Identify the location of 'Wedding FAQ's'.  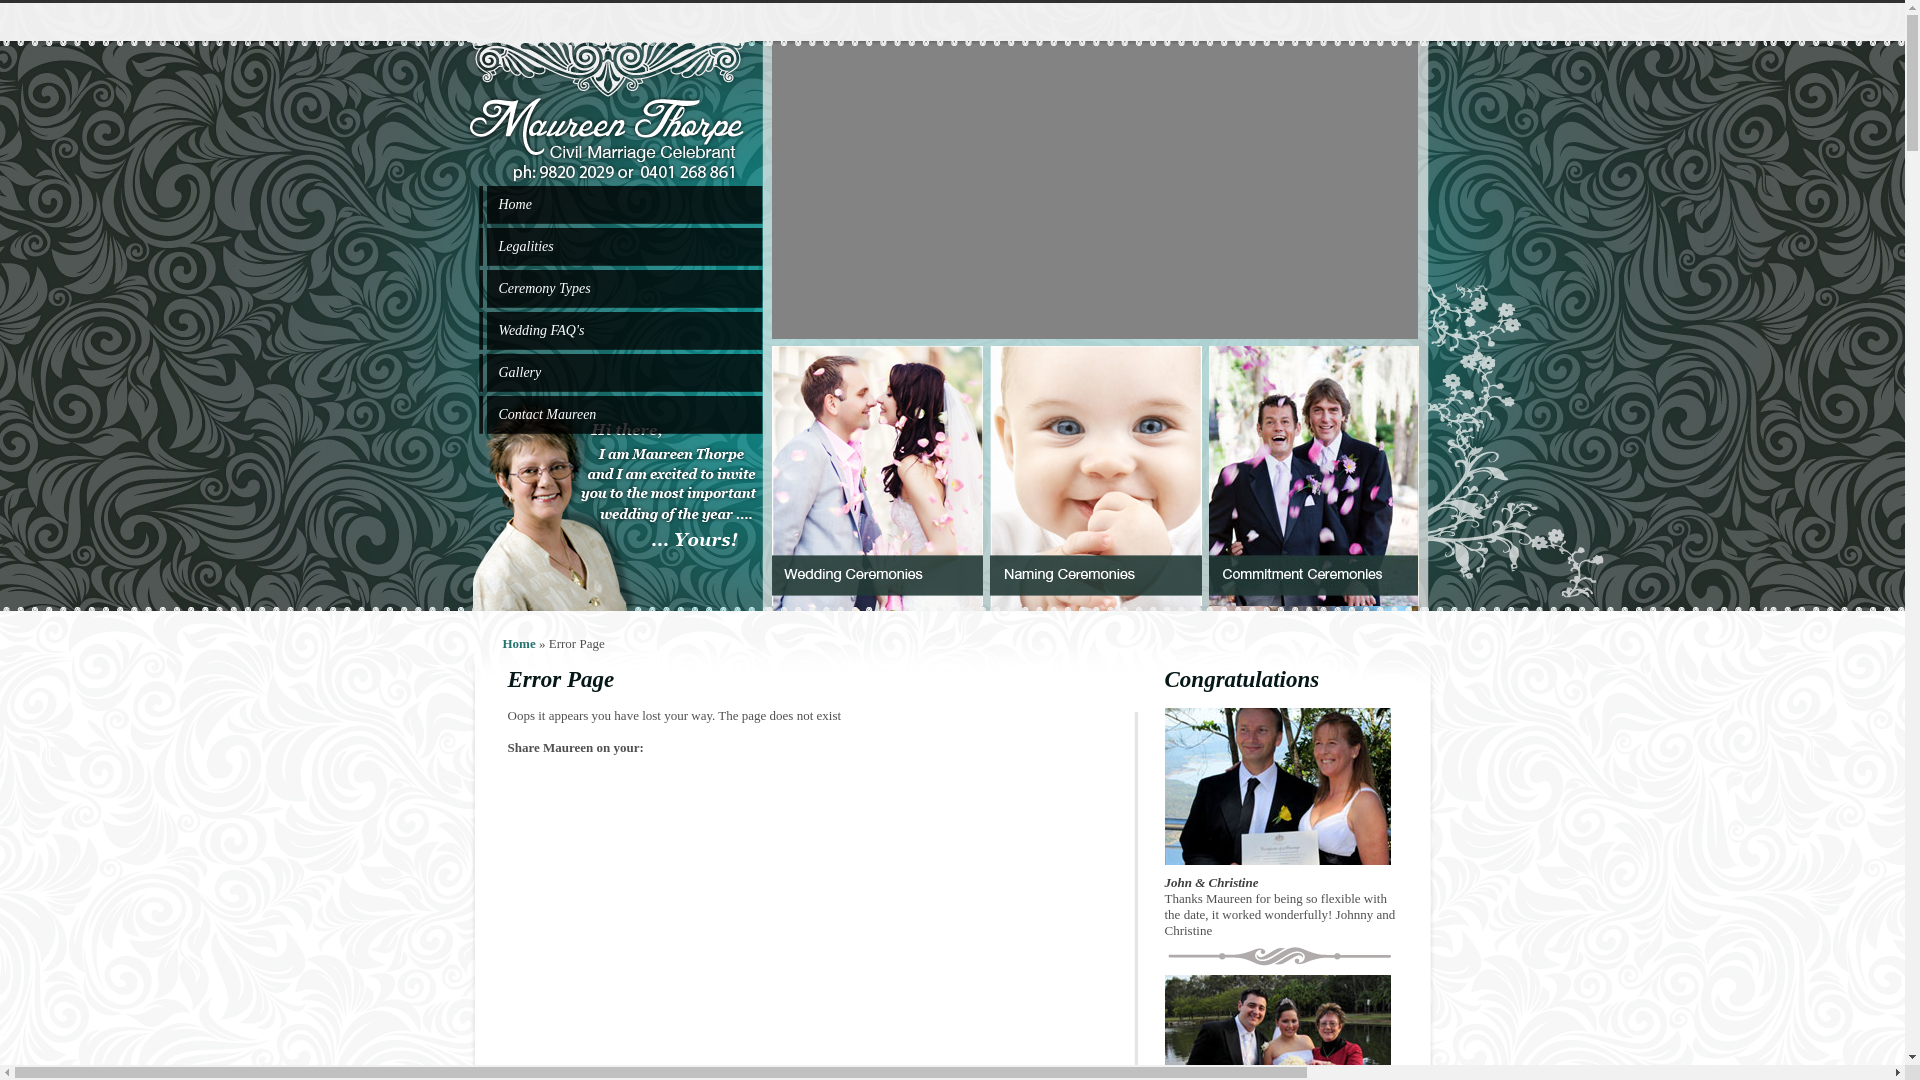
(498, 329).